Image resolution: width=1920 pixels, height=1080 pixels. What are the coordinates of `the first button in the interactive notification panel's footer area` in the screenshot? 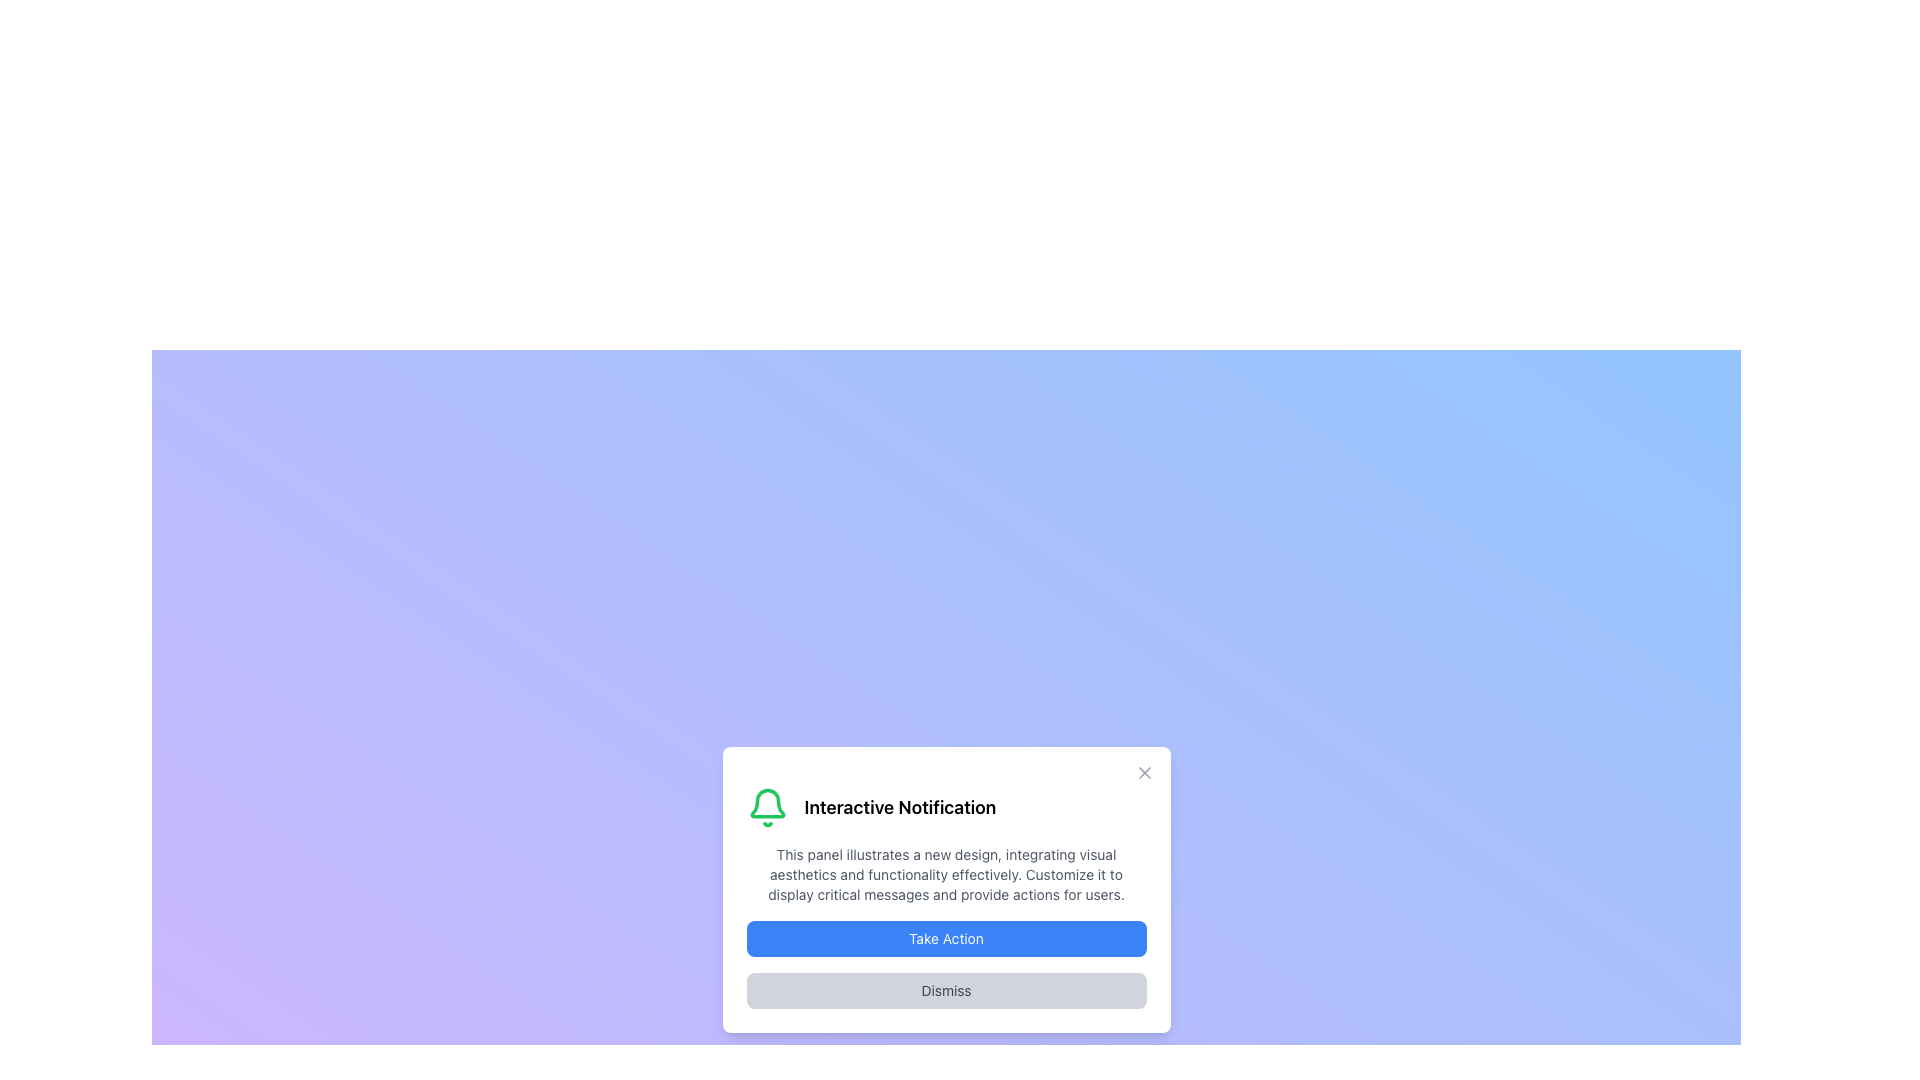 It's located at (945, 938).